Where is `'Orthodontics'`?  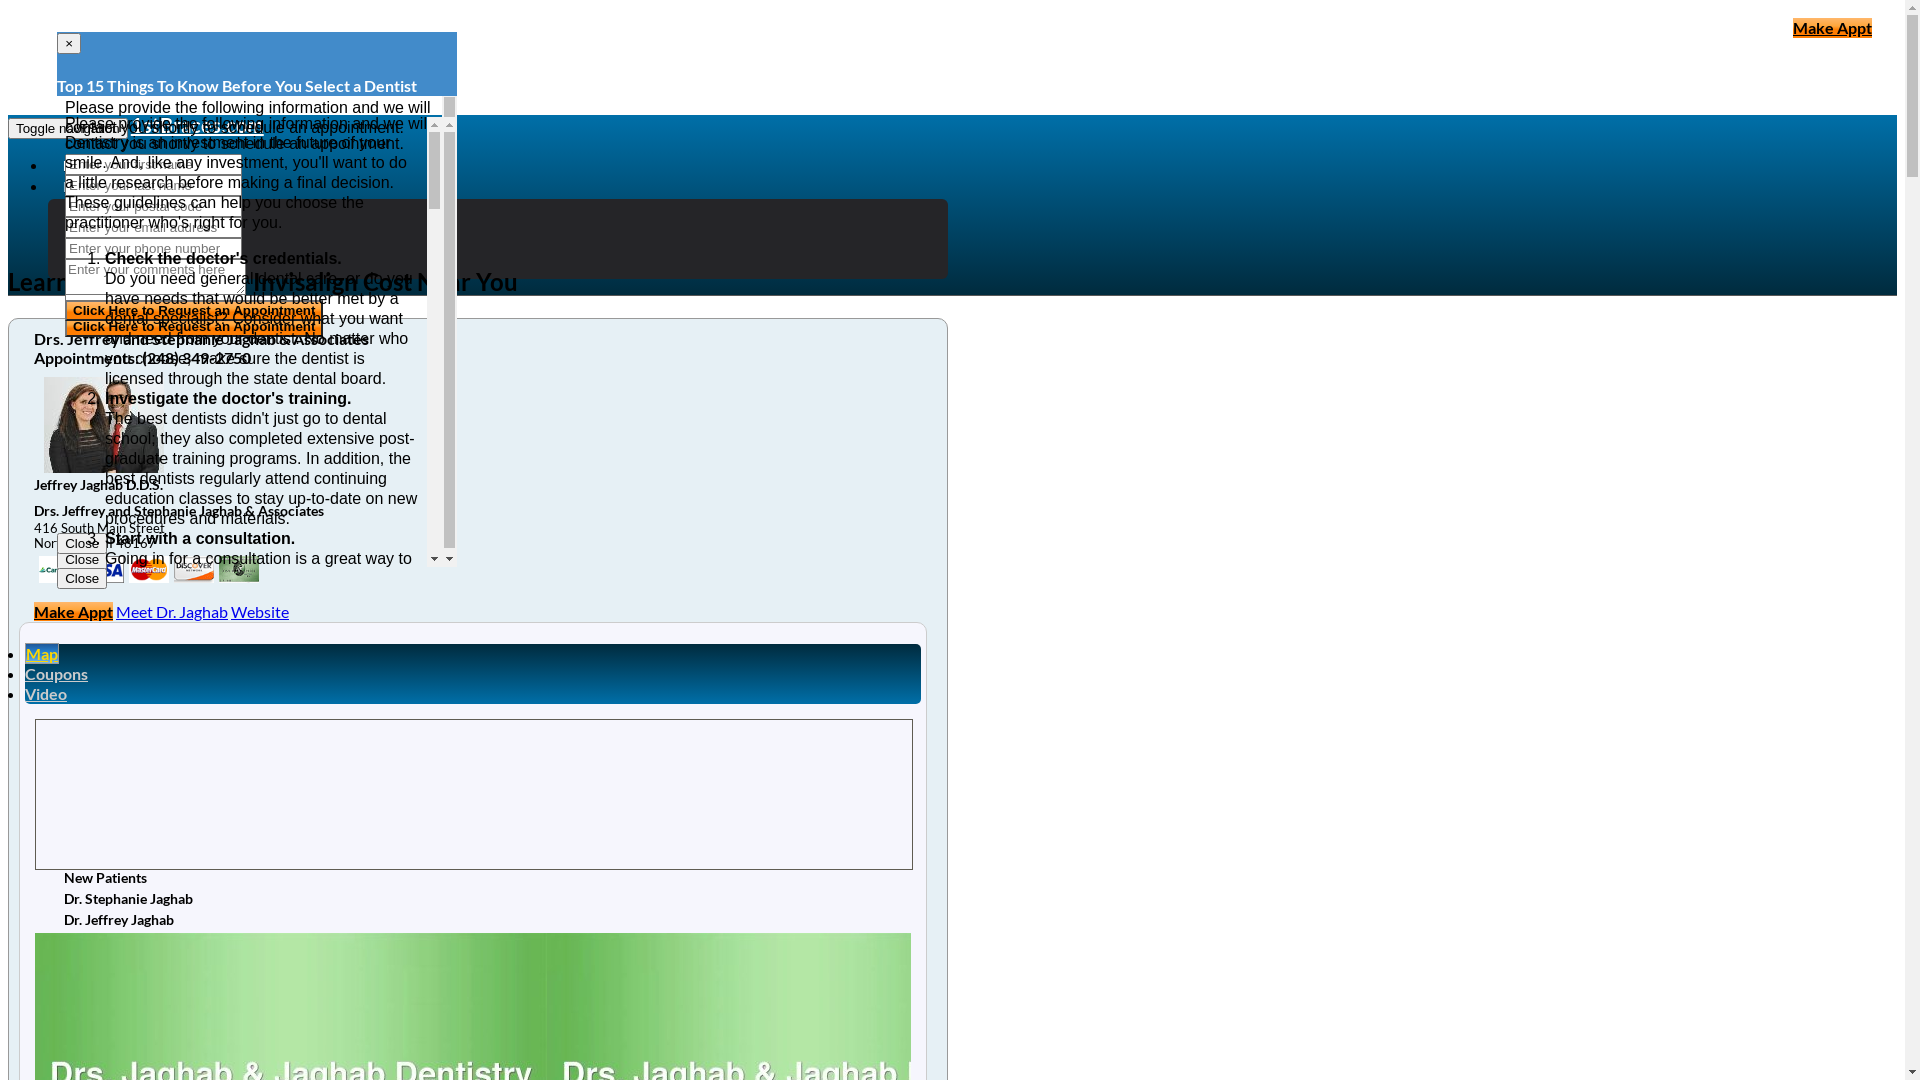 'Orthodontics' is located at coordinates (133, 208).